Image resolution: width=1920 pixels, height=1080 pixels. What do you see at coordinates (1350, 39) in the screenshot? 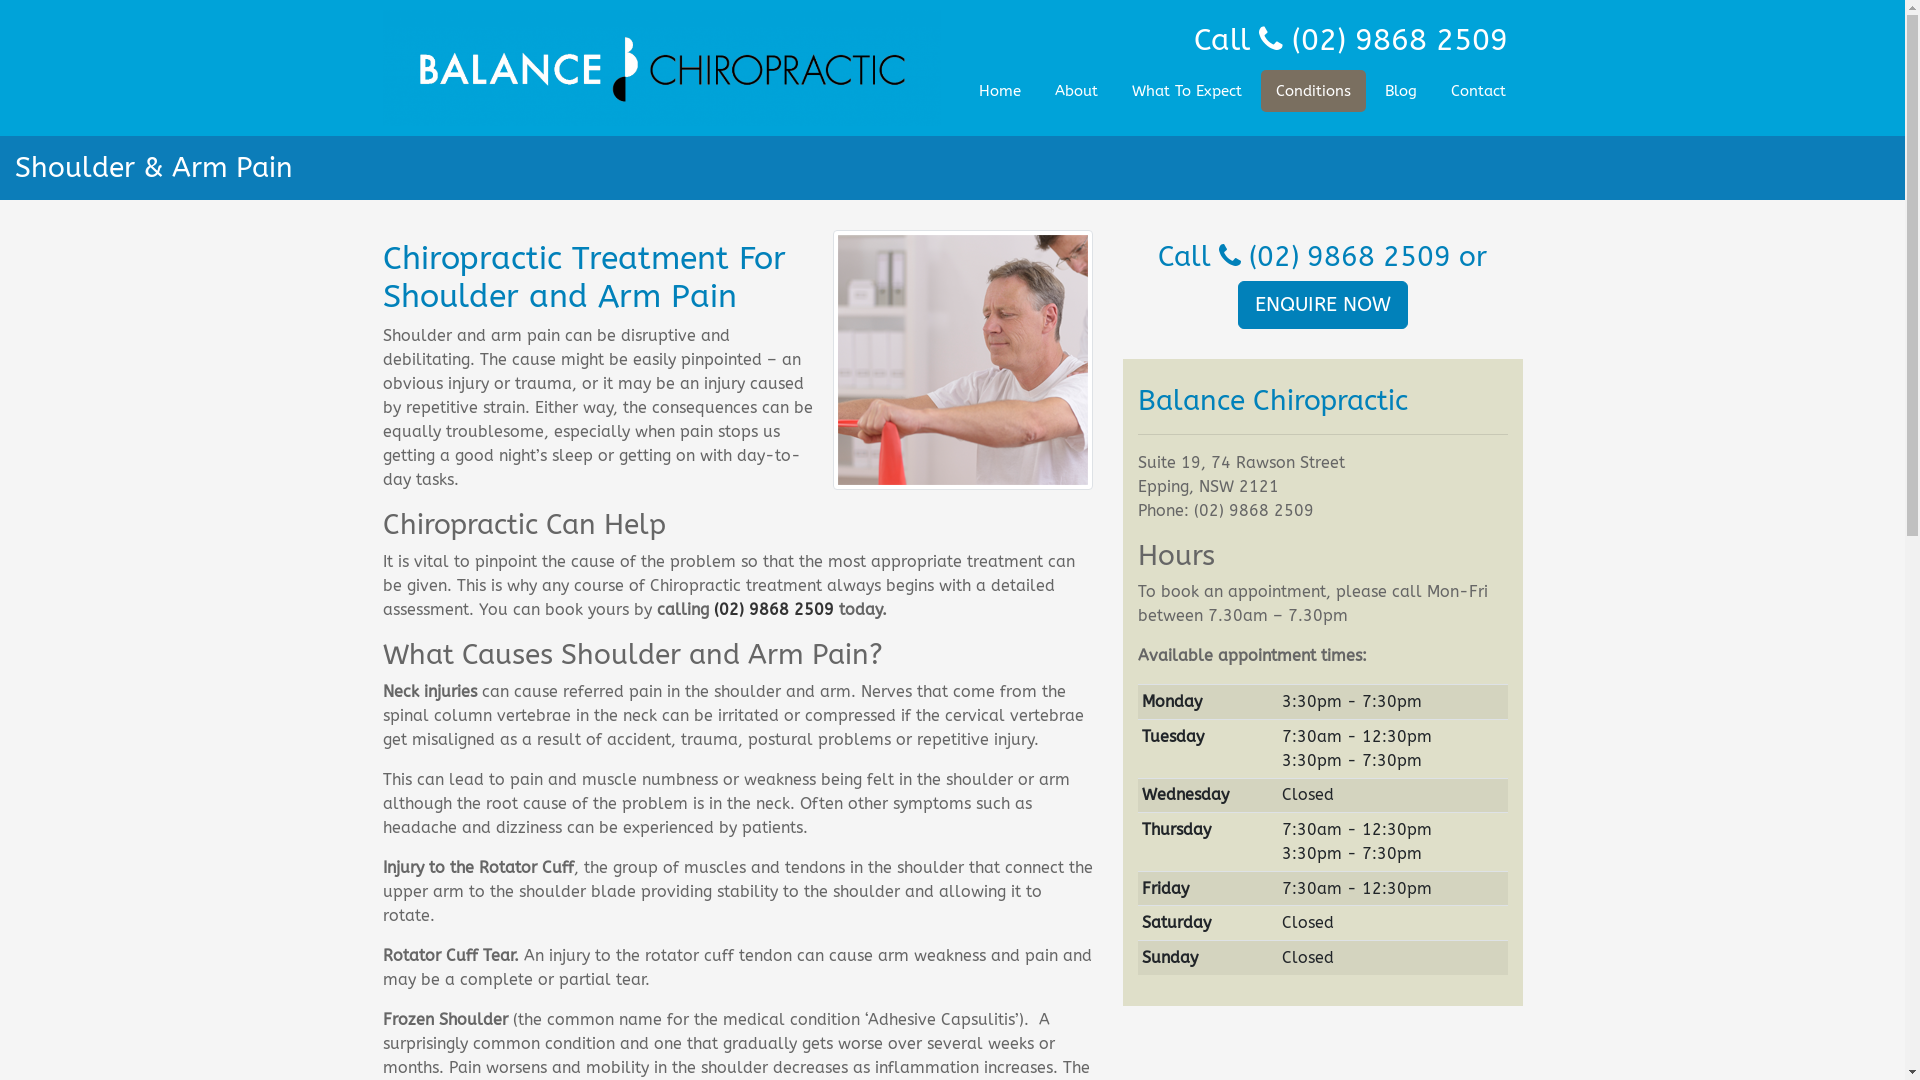
I see `'Call (02) 9868 2509'` at bounding box center [1350, 39].